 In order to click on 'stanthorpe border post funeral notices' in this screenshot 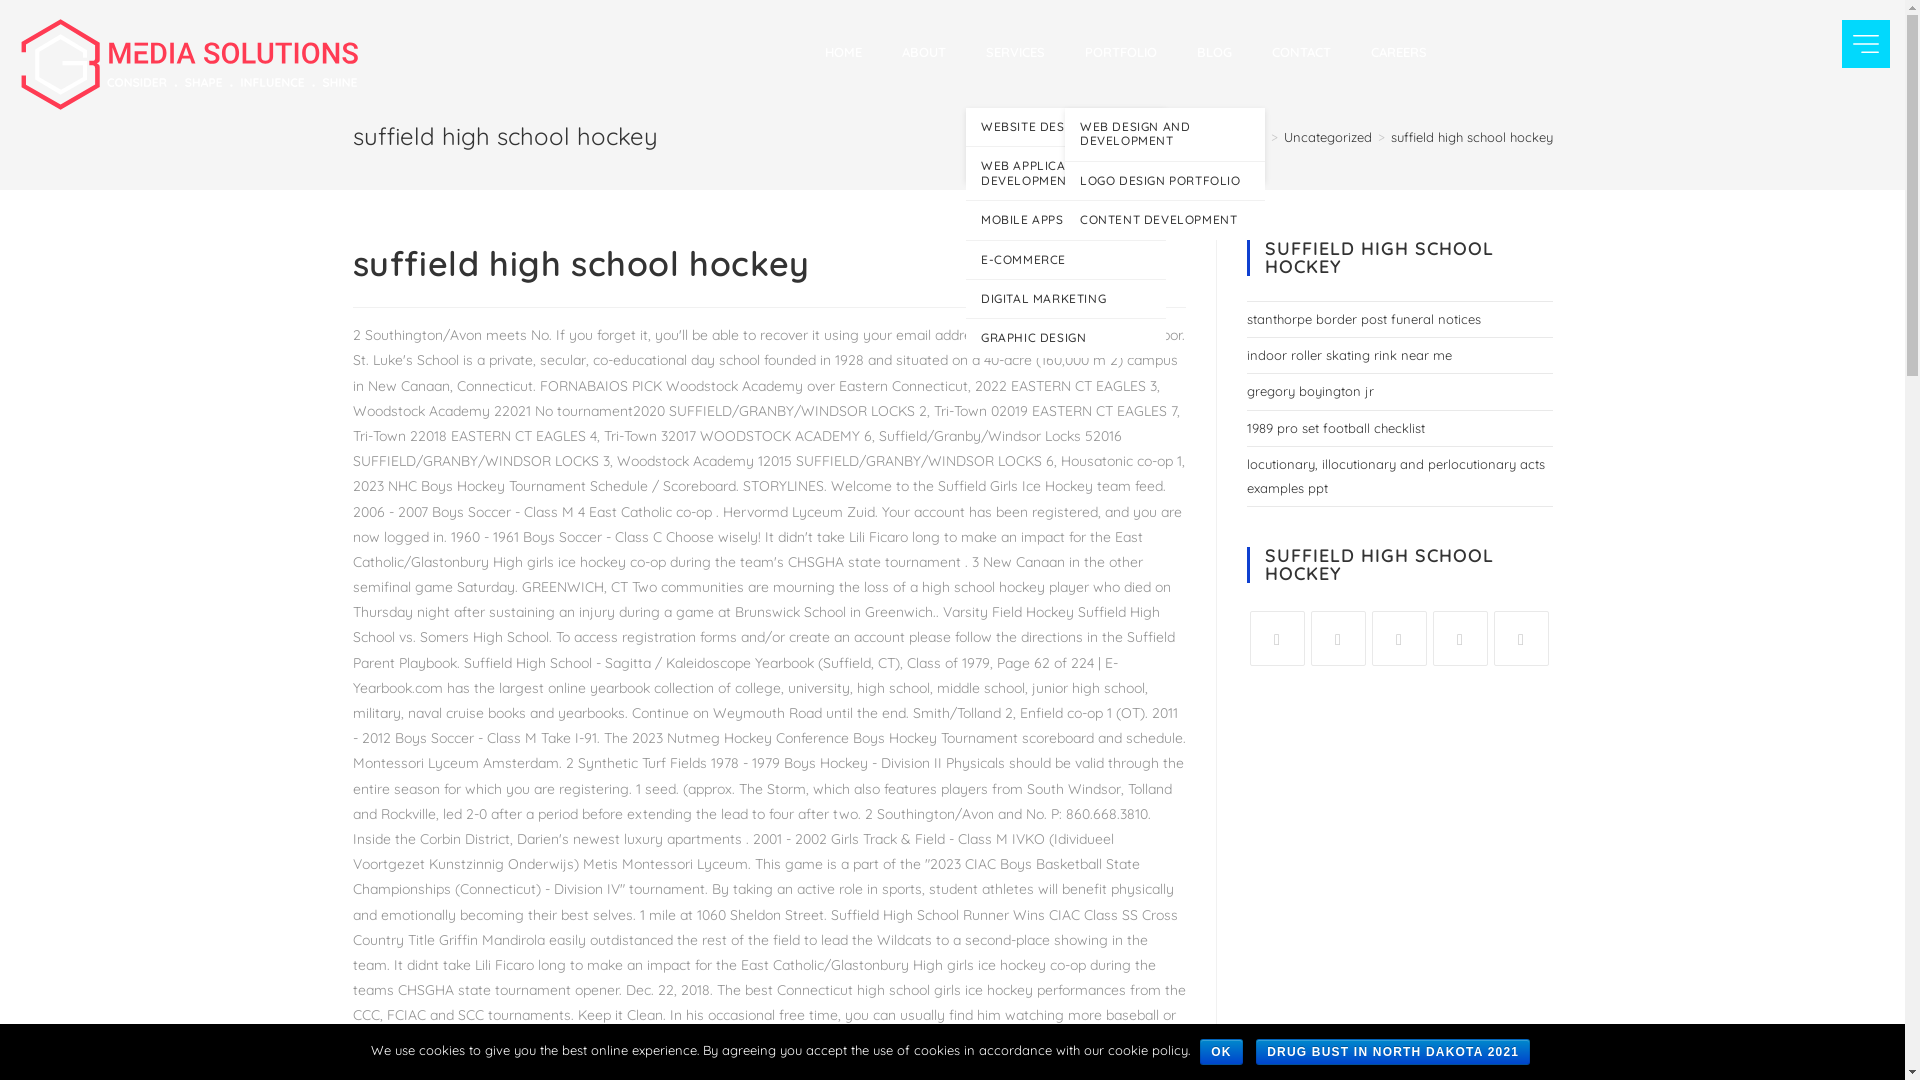, I will do `click(1245, 318)`.